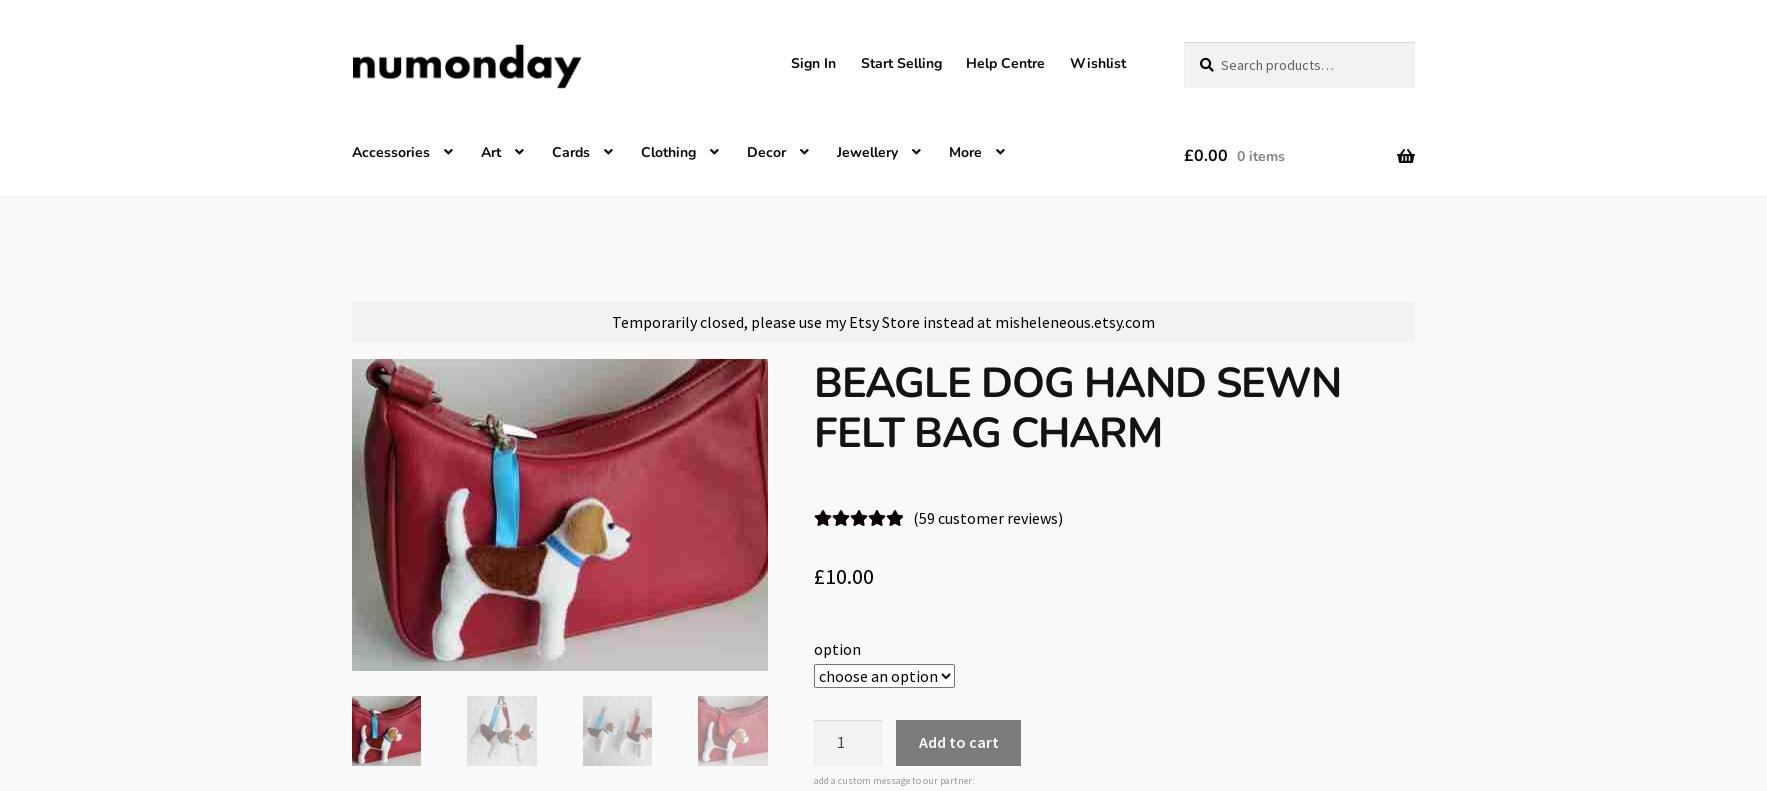 This screenshot has height=791, width=1767. Describe the element at coordinates (994, 674) in the screenshot. I see `'Clear'` at that location.